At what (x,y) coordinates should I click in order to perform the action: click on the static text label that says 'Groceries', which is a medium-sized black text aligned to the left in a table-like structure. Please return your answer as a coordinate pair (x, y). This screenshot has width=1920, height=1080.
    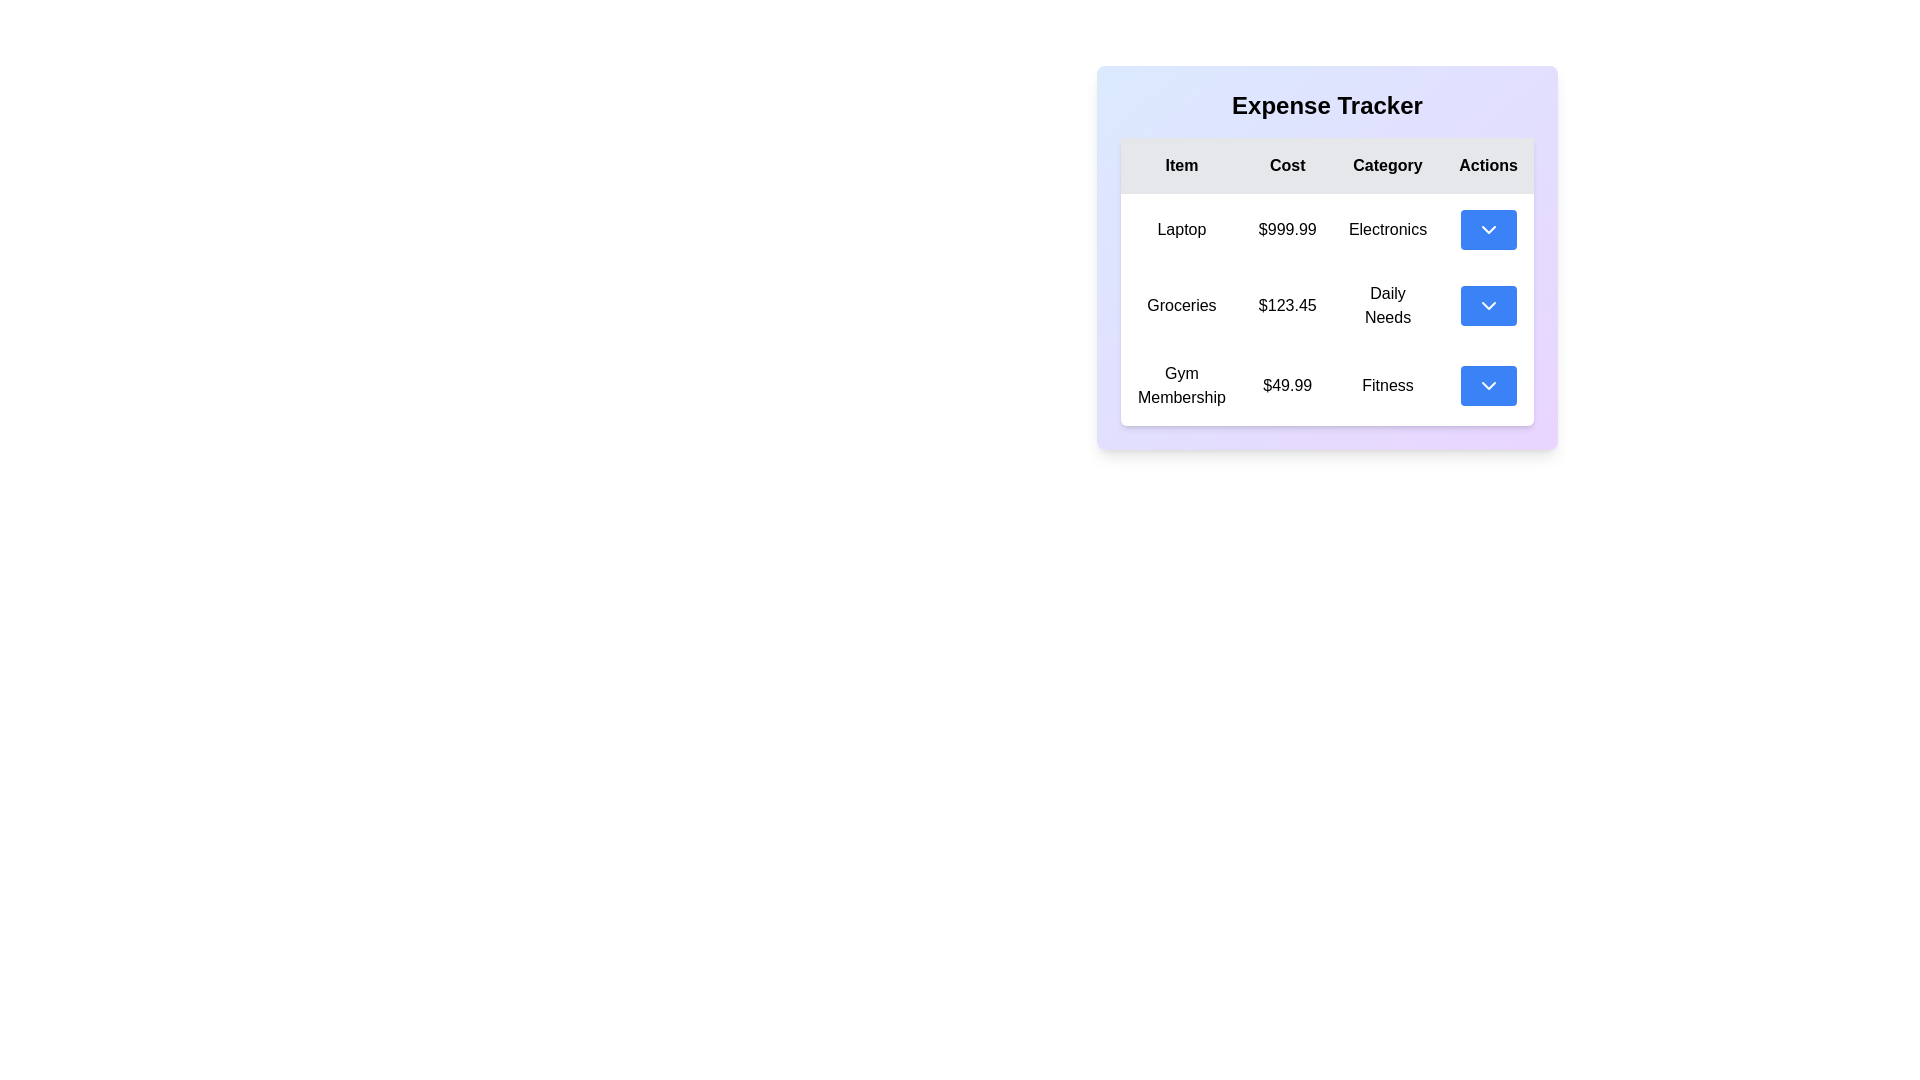
    Looking at the image, I should click on (1181, 305).